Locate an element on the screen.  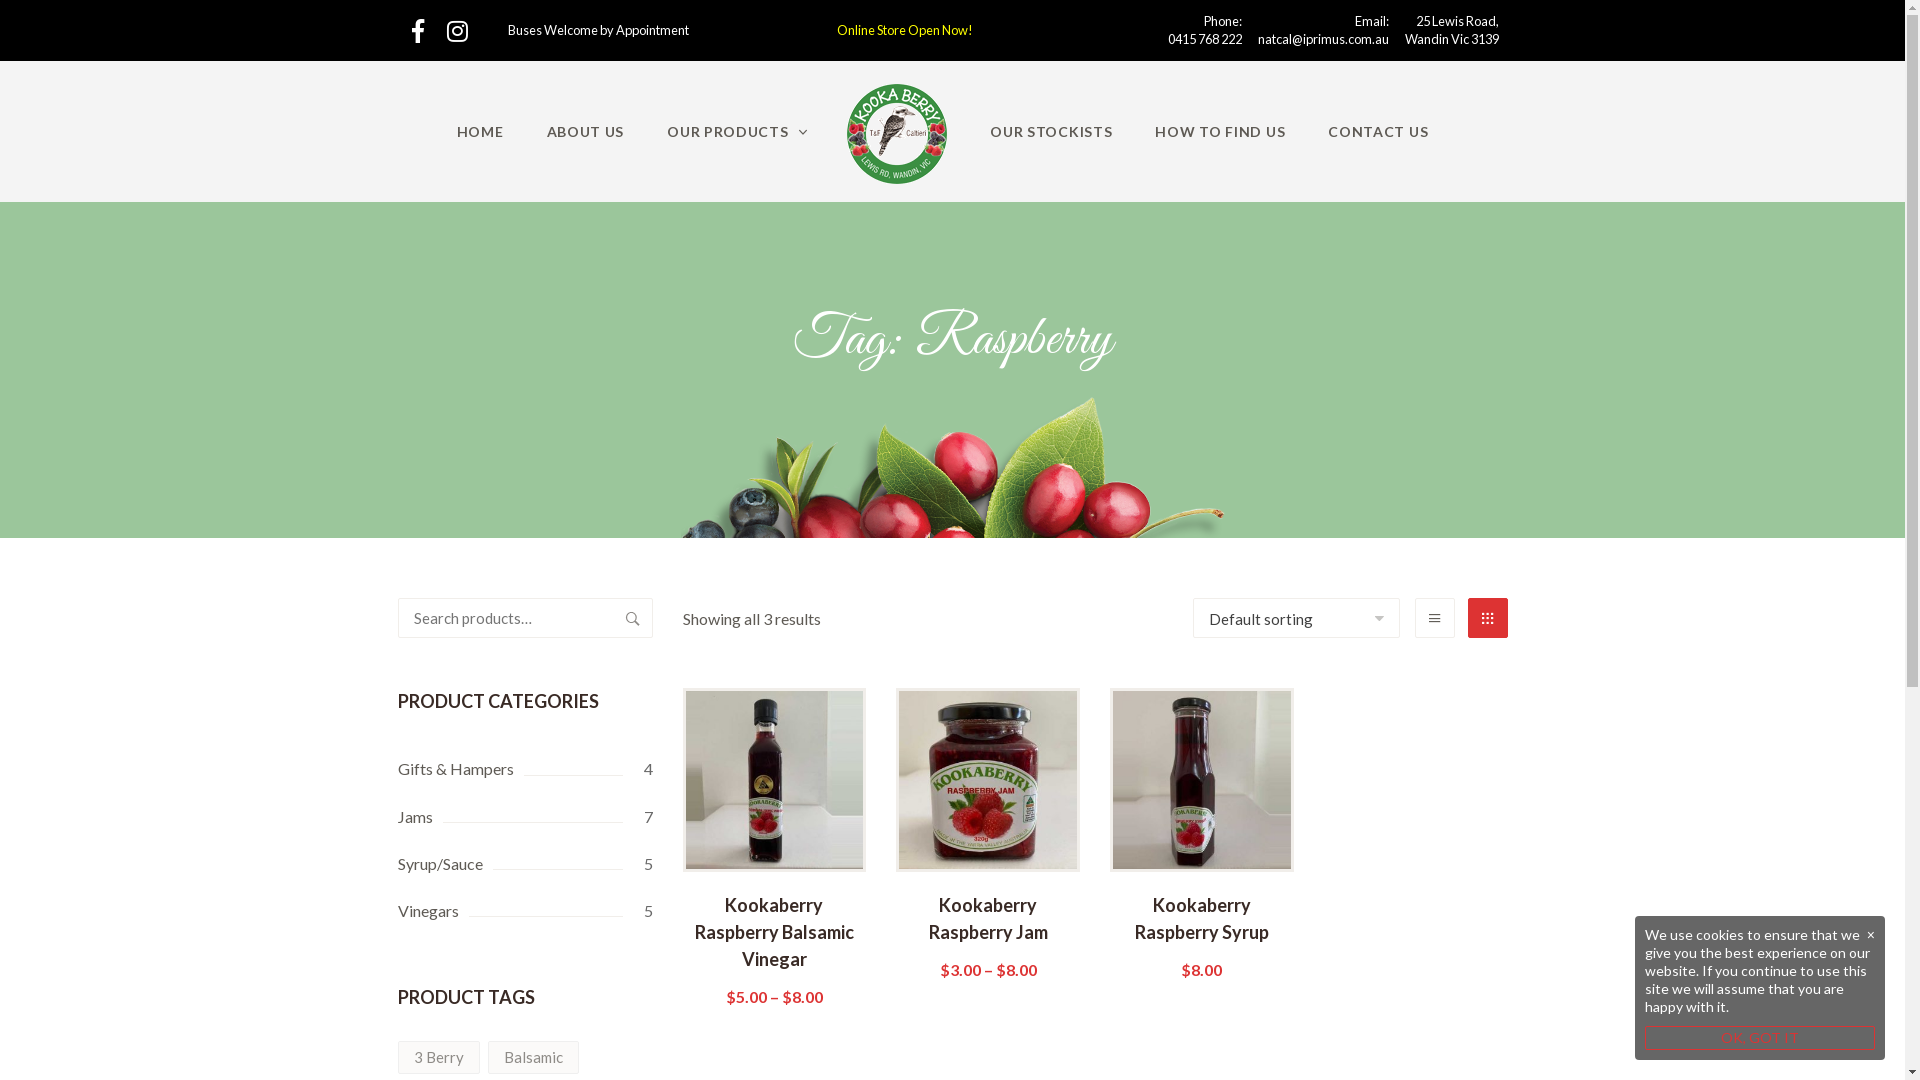
'OUR PRODUCTS' is located at coordinates (736, 131).